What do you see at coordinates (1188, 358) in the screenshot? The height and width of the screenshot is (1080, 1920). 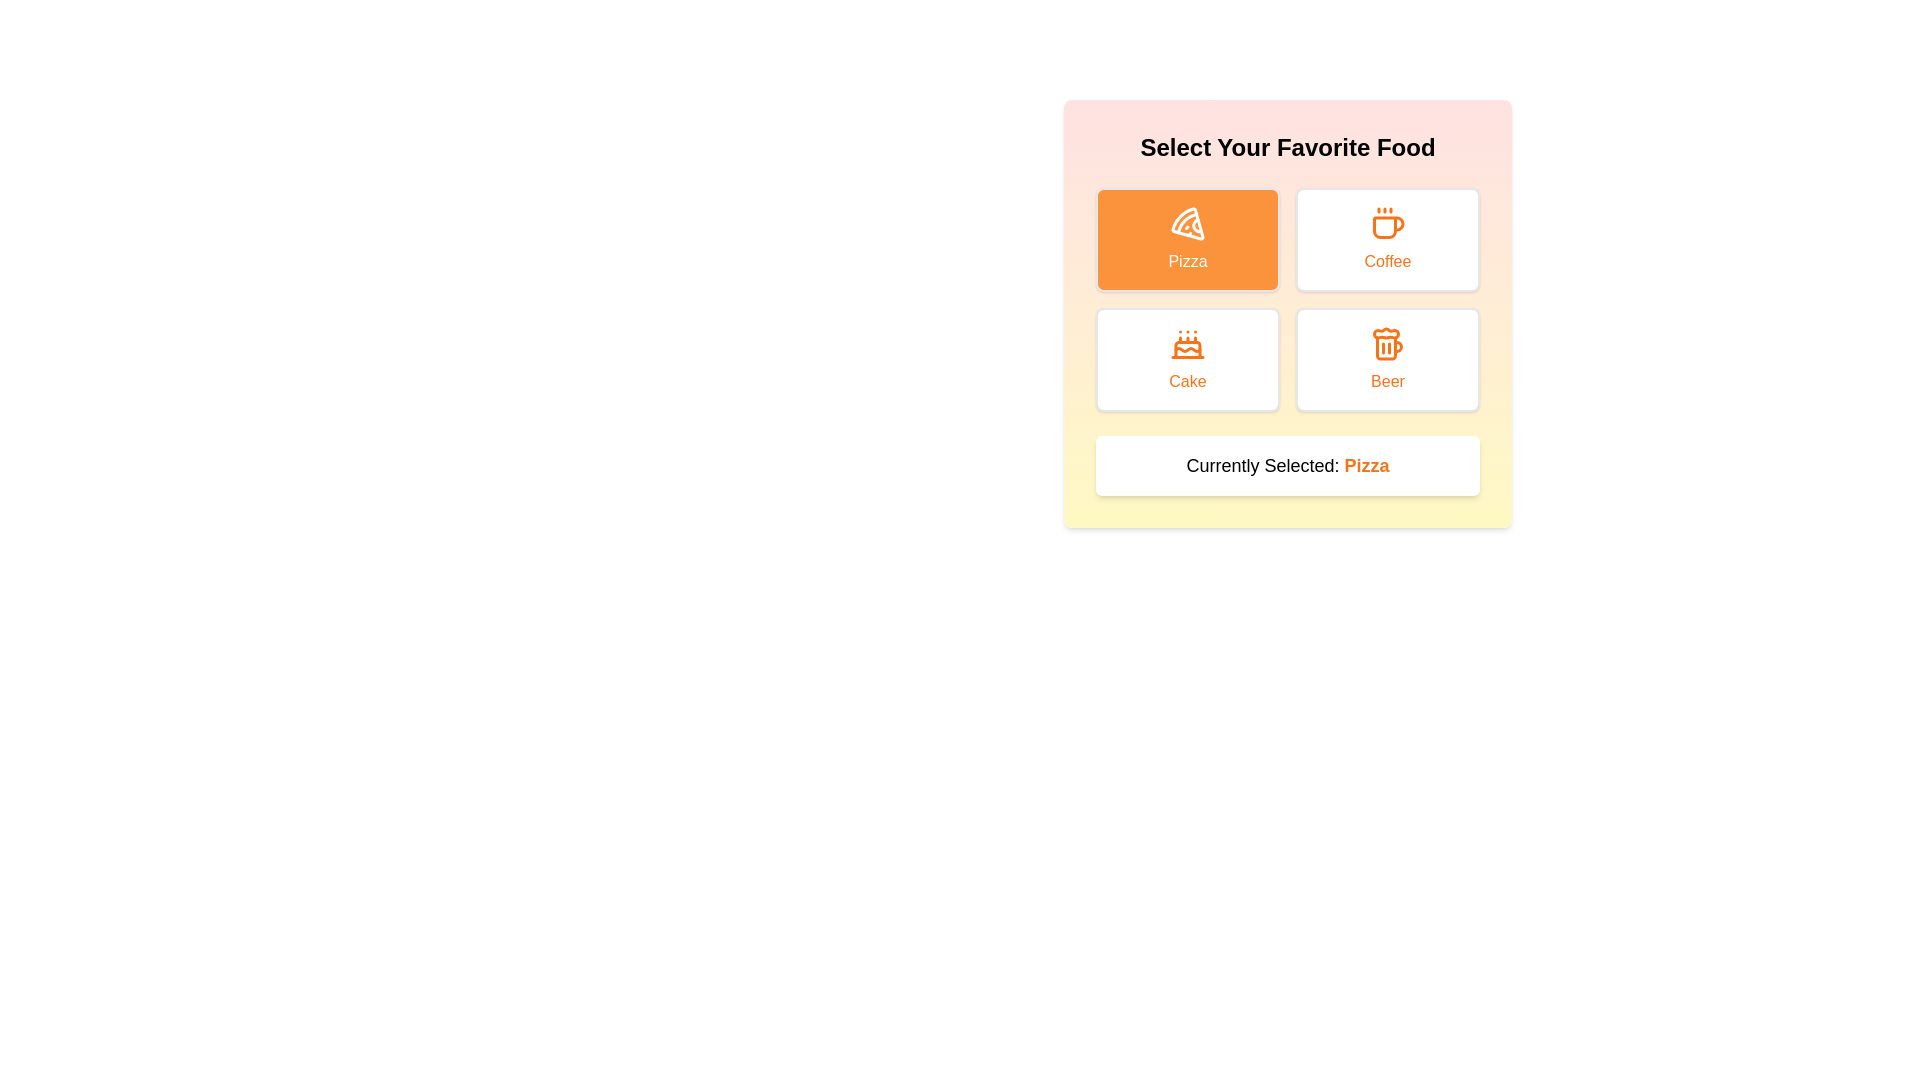 I see `the food item Cake by clicking its button` at bounding box center [1188, 358].